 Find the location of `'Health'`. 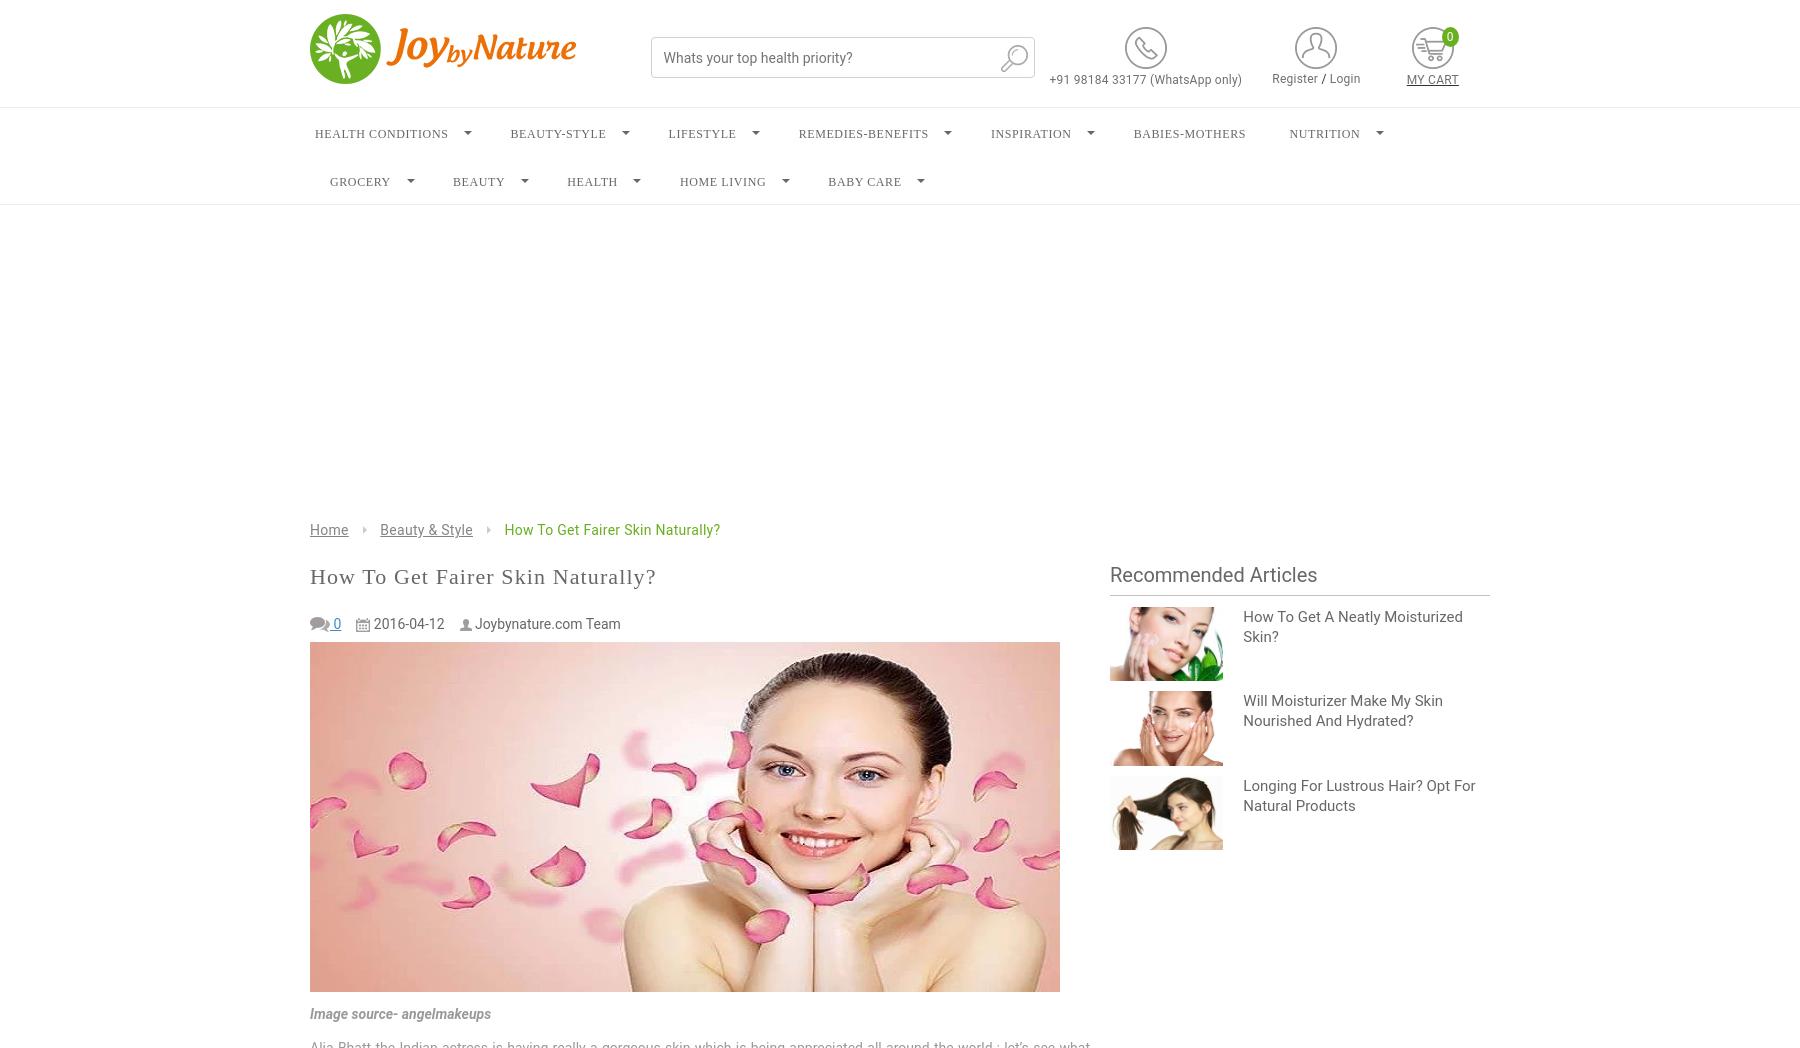

'Health' is located at coordinates (592, 181).